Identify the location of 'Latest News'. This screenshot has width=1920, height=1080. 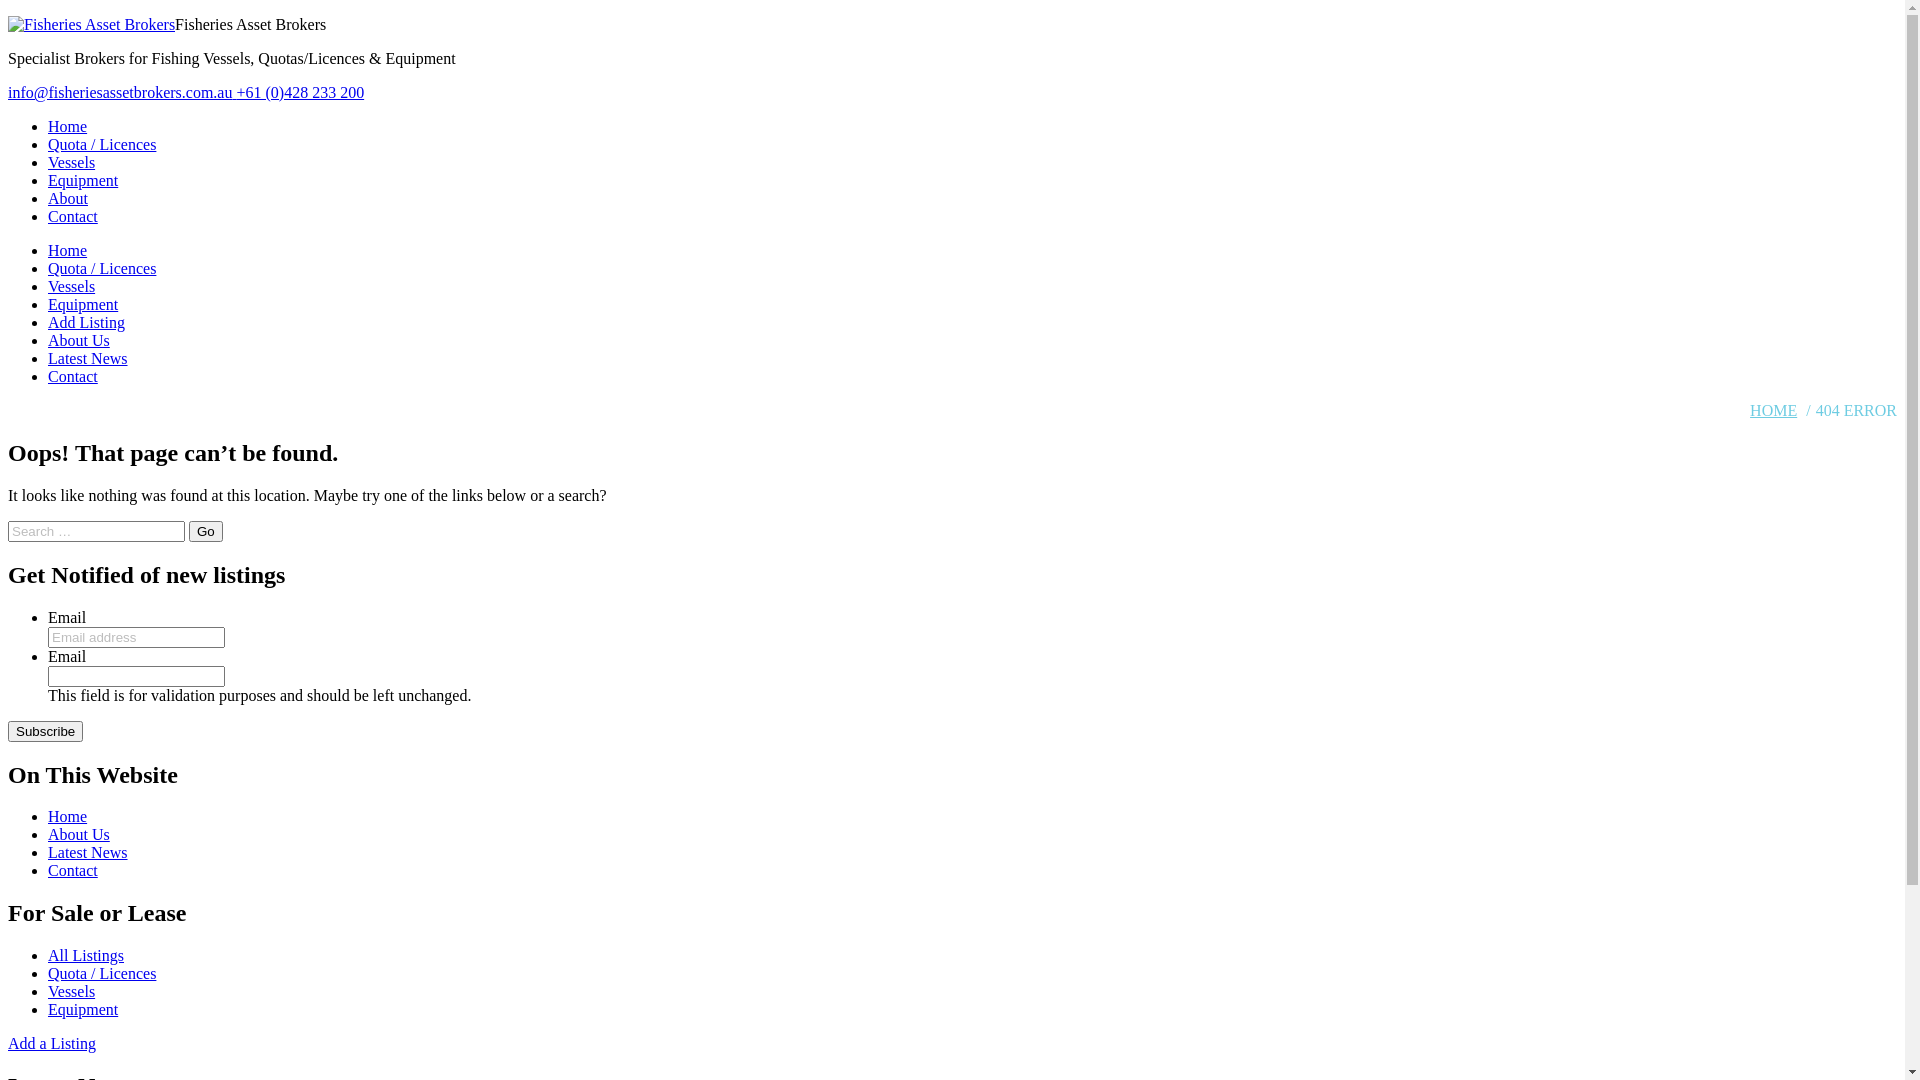
(86, 357).